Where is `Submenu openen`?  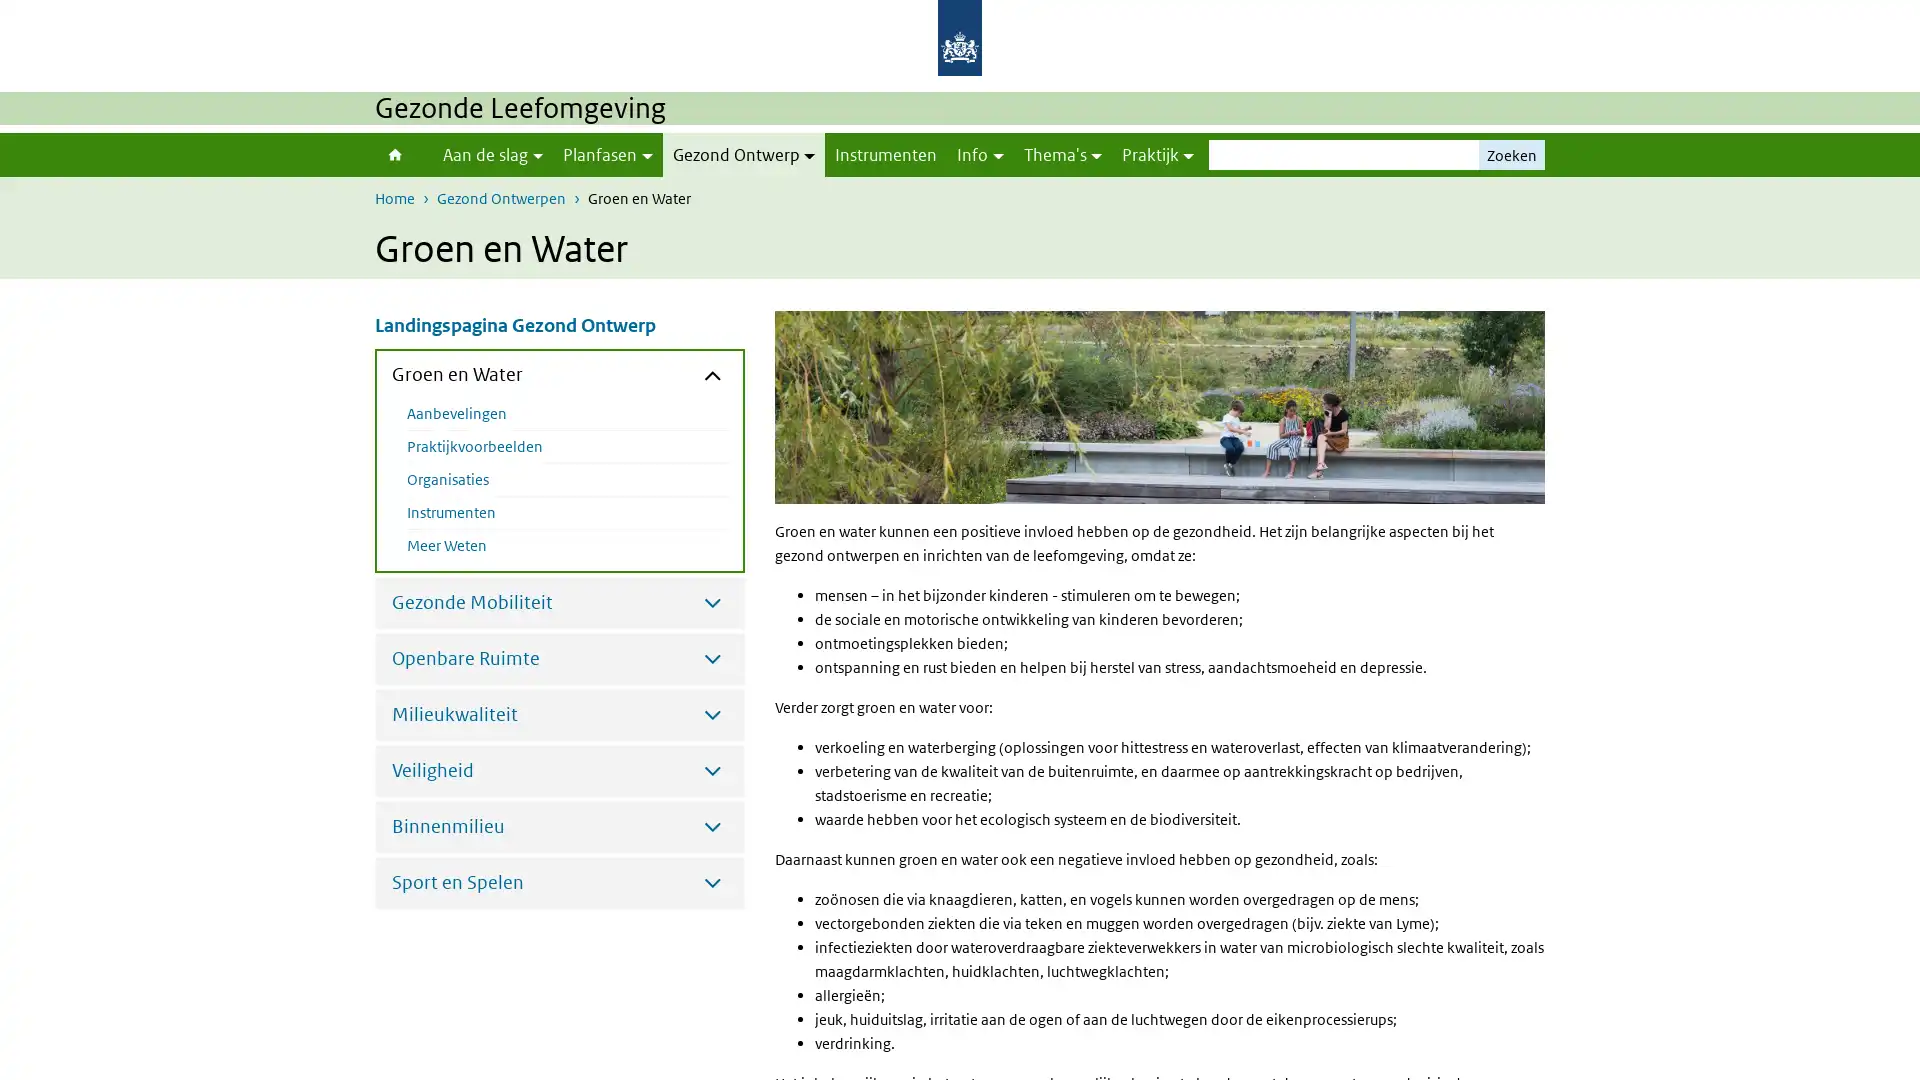
Submenu openen is located at coordinates (713, 825).